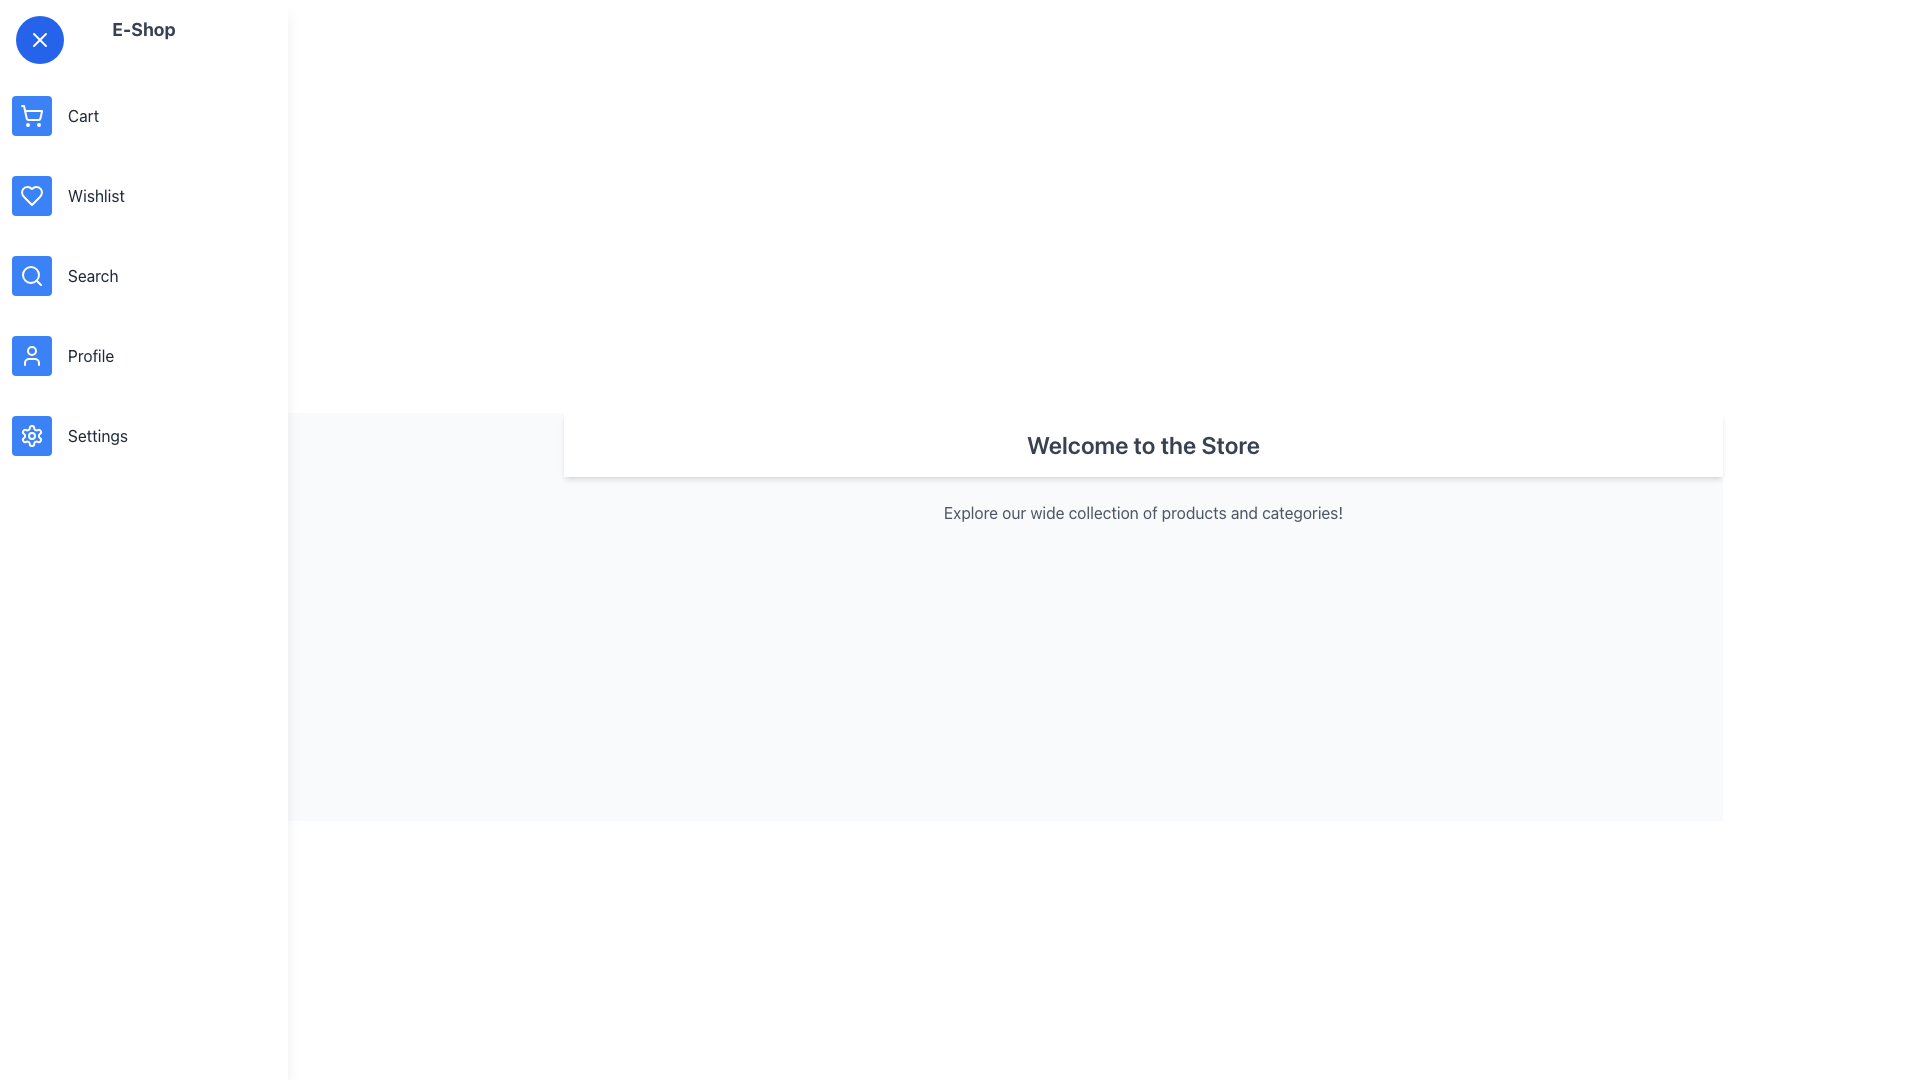 Image resolution: width=1920 pixels, height=1080 pixels. What do you see at coordinates (96, 434) in the screenshot?
I see `the 'Settings' text label located in the vertical navigation menu on the left side of the application` at bounding box center [96, 434].